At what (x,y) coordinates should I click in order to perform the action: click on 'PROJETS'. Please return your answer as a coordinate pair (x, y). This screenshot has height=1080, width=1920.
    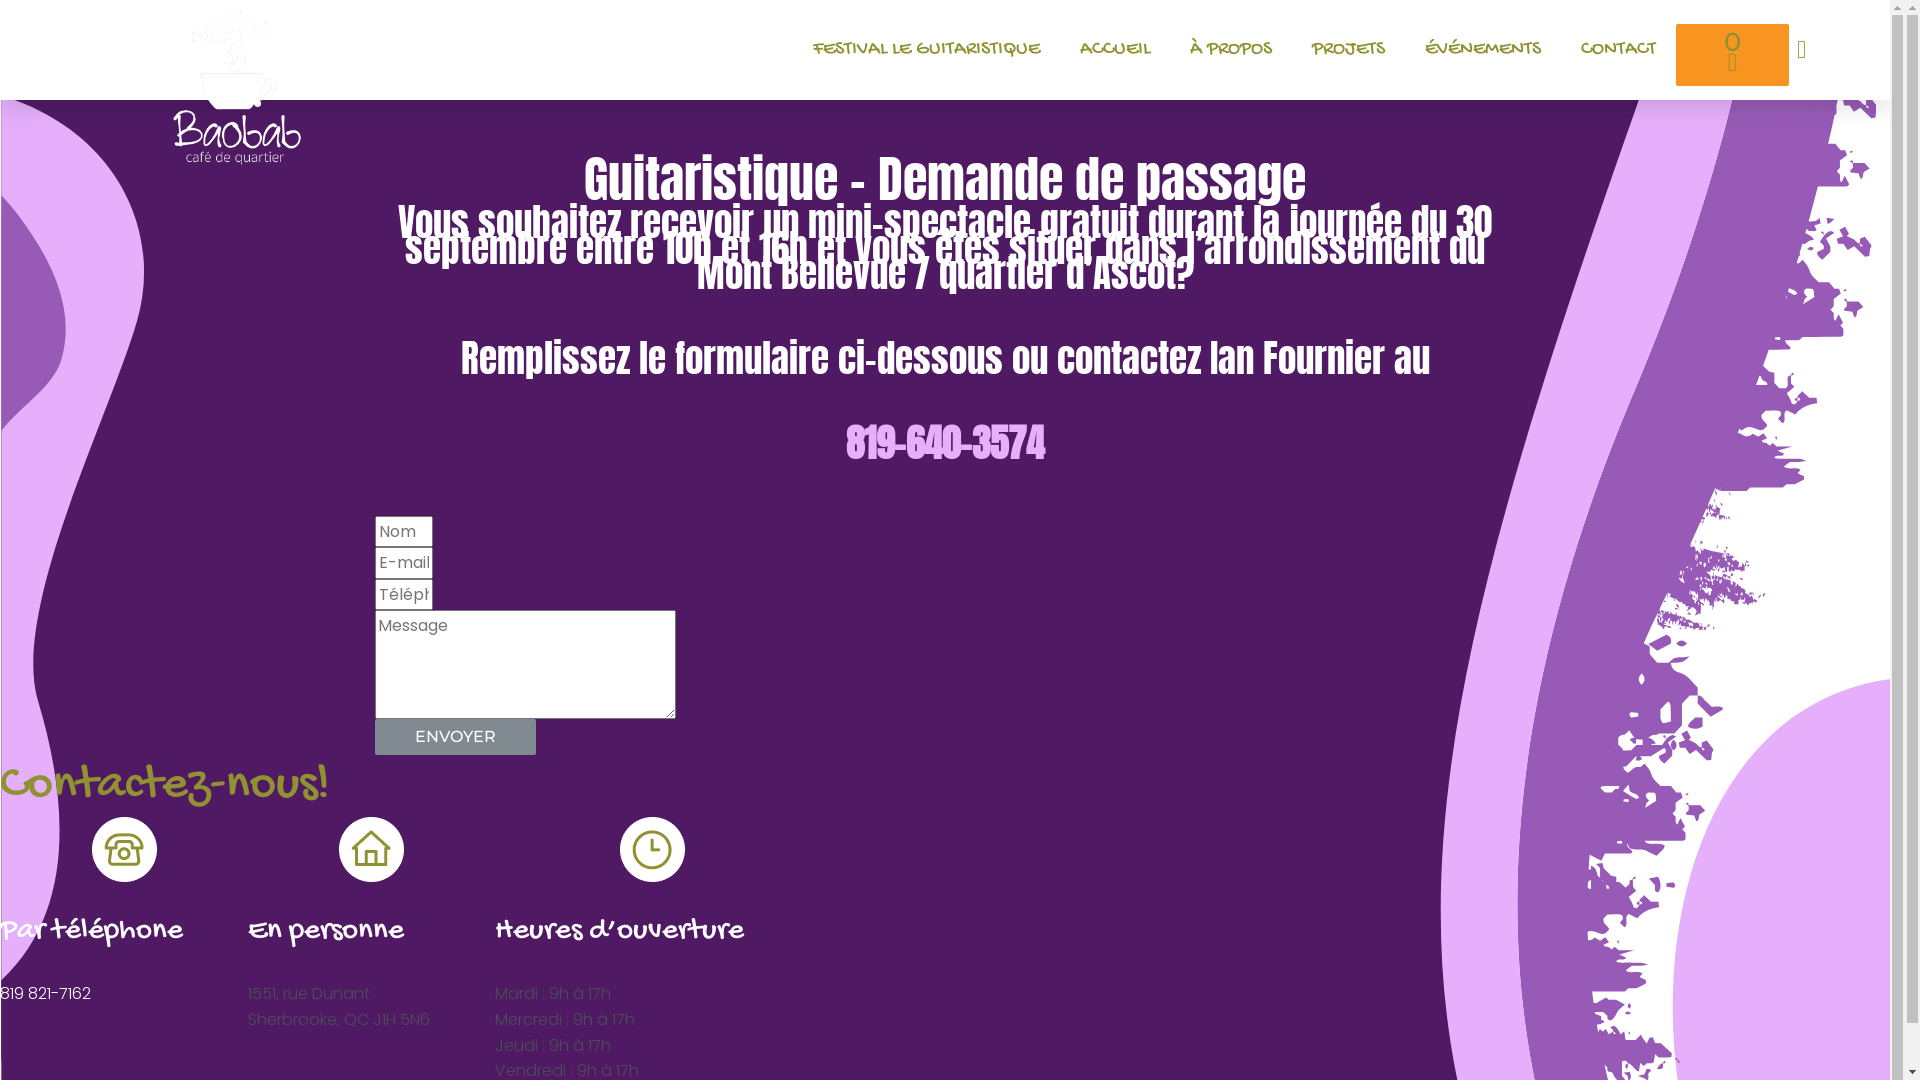
    Looking at the image, I should click on (1291, 49).